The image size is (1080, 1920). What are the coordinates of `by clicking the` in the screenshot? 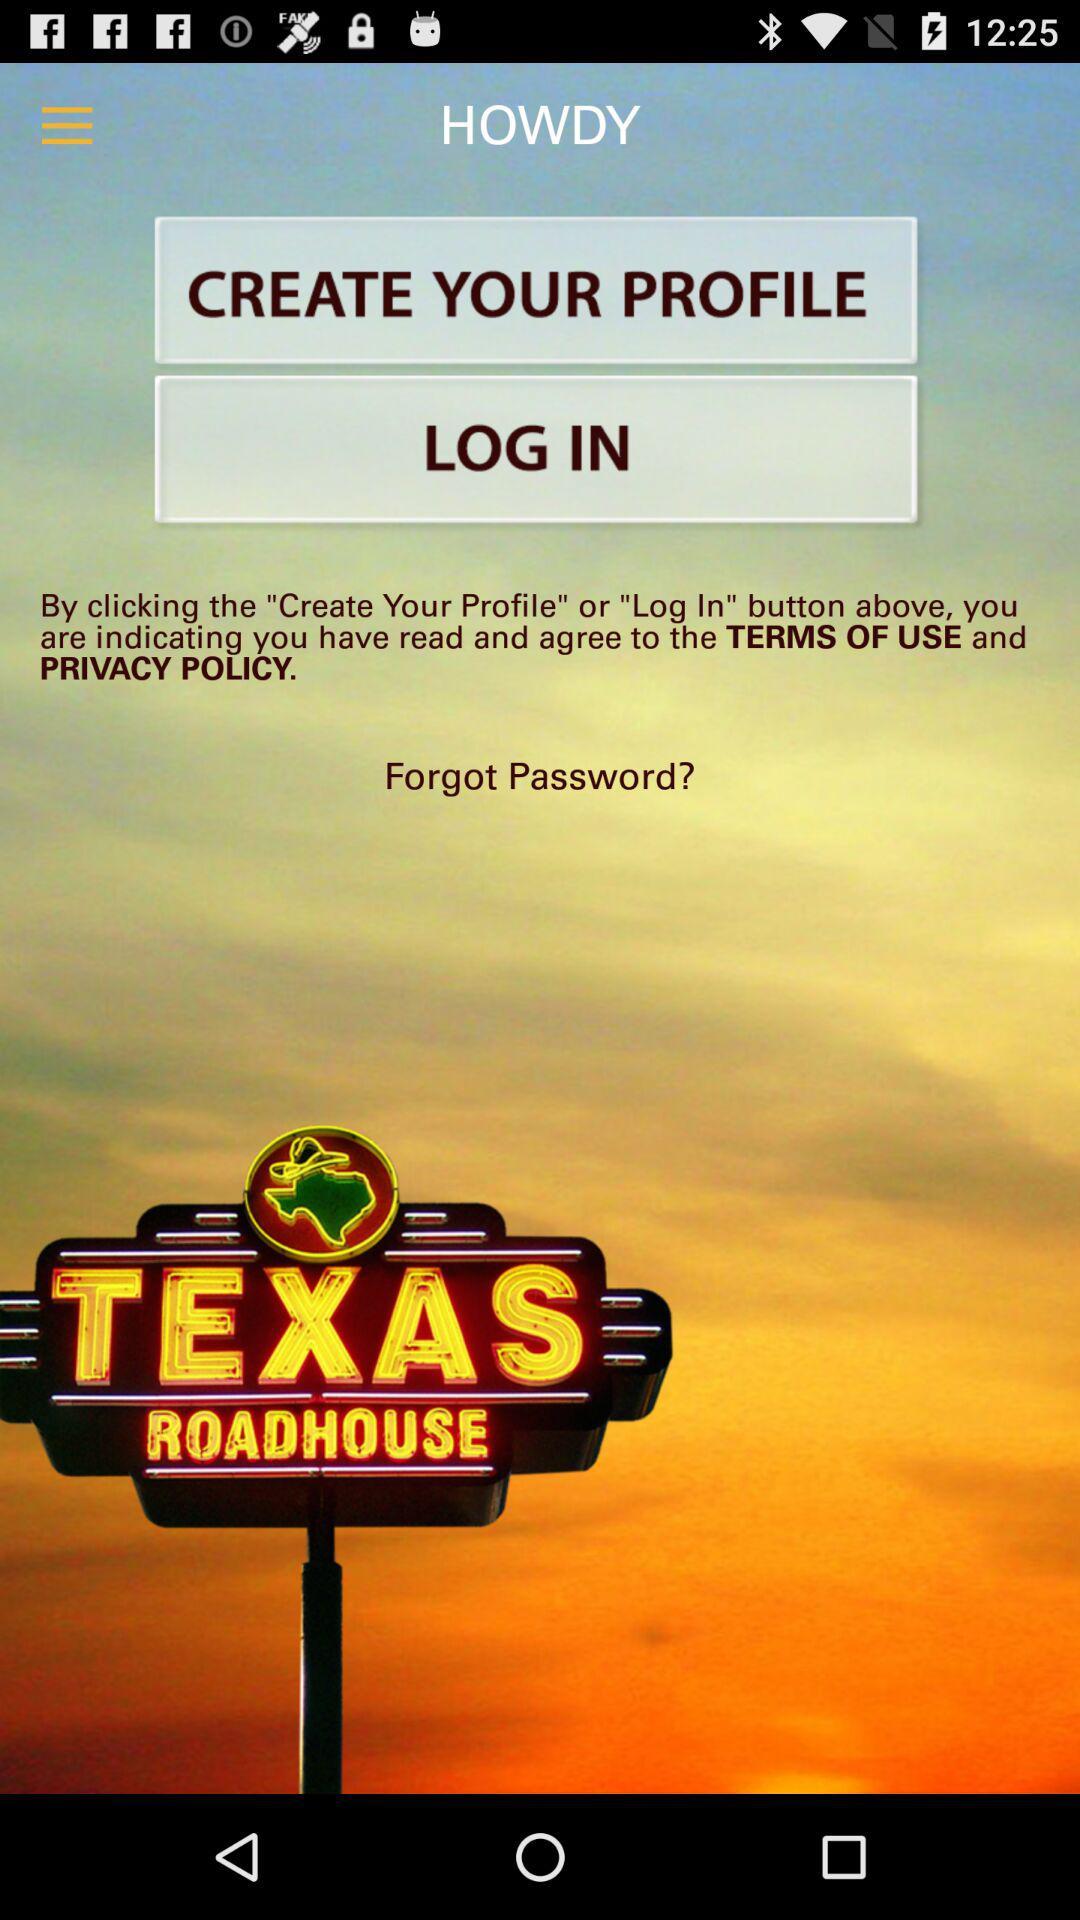 It's located at (540, 635).